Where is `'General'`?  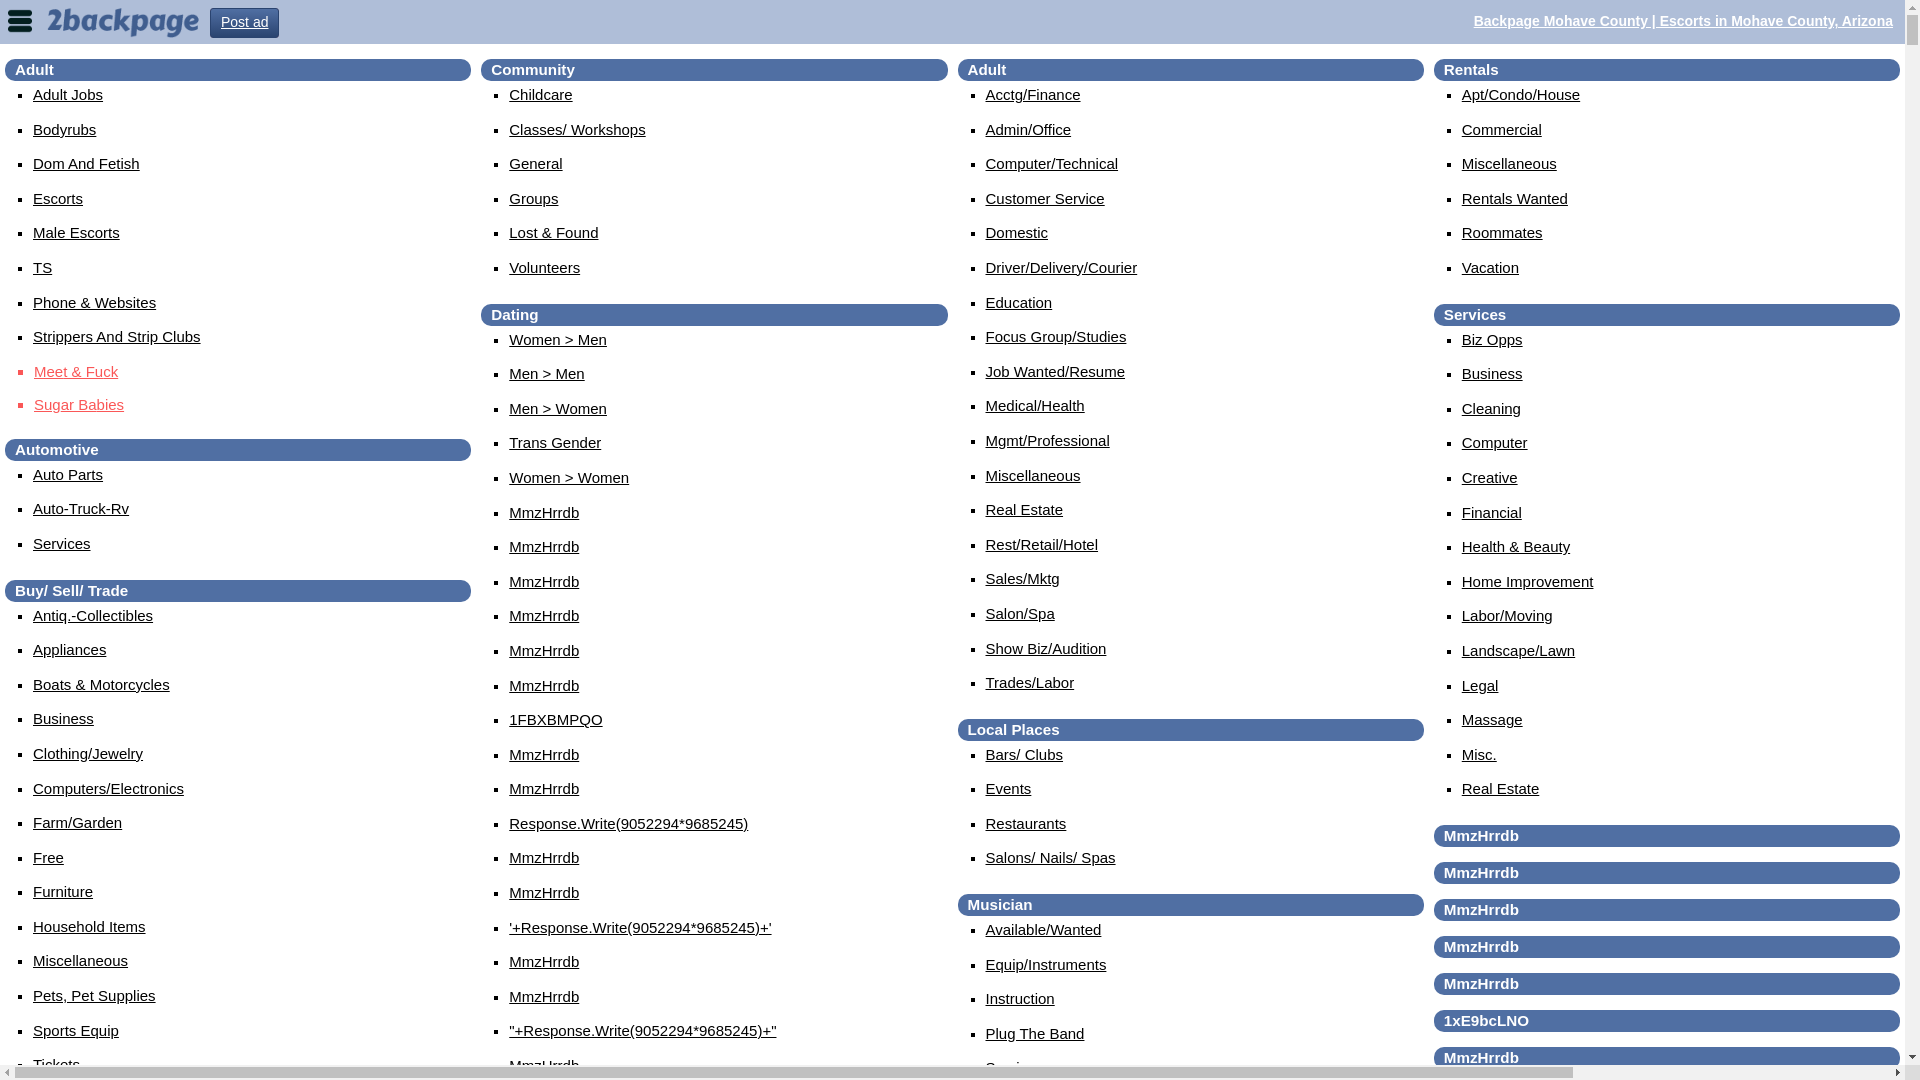
'General' is located at coordinates (508, 162).